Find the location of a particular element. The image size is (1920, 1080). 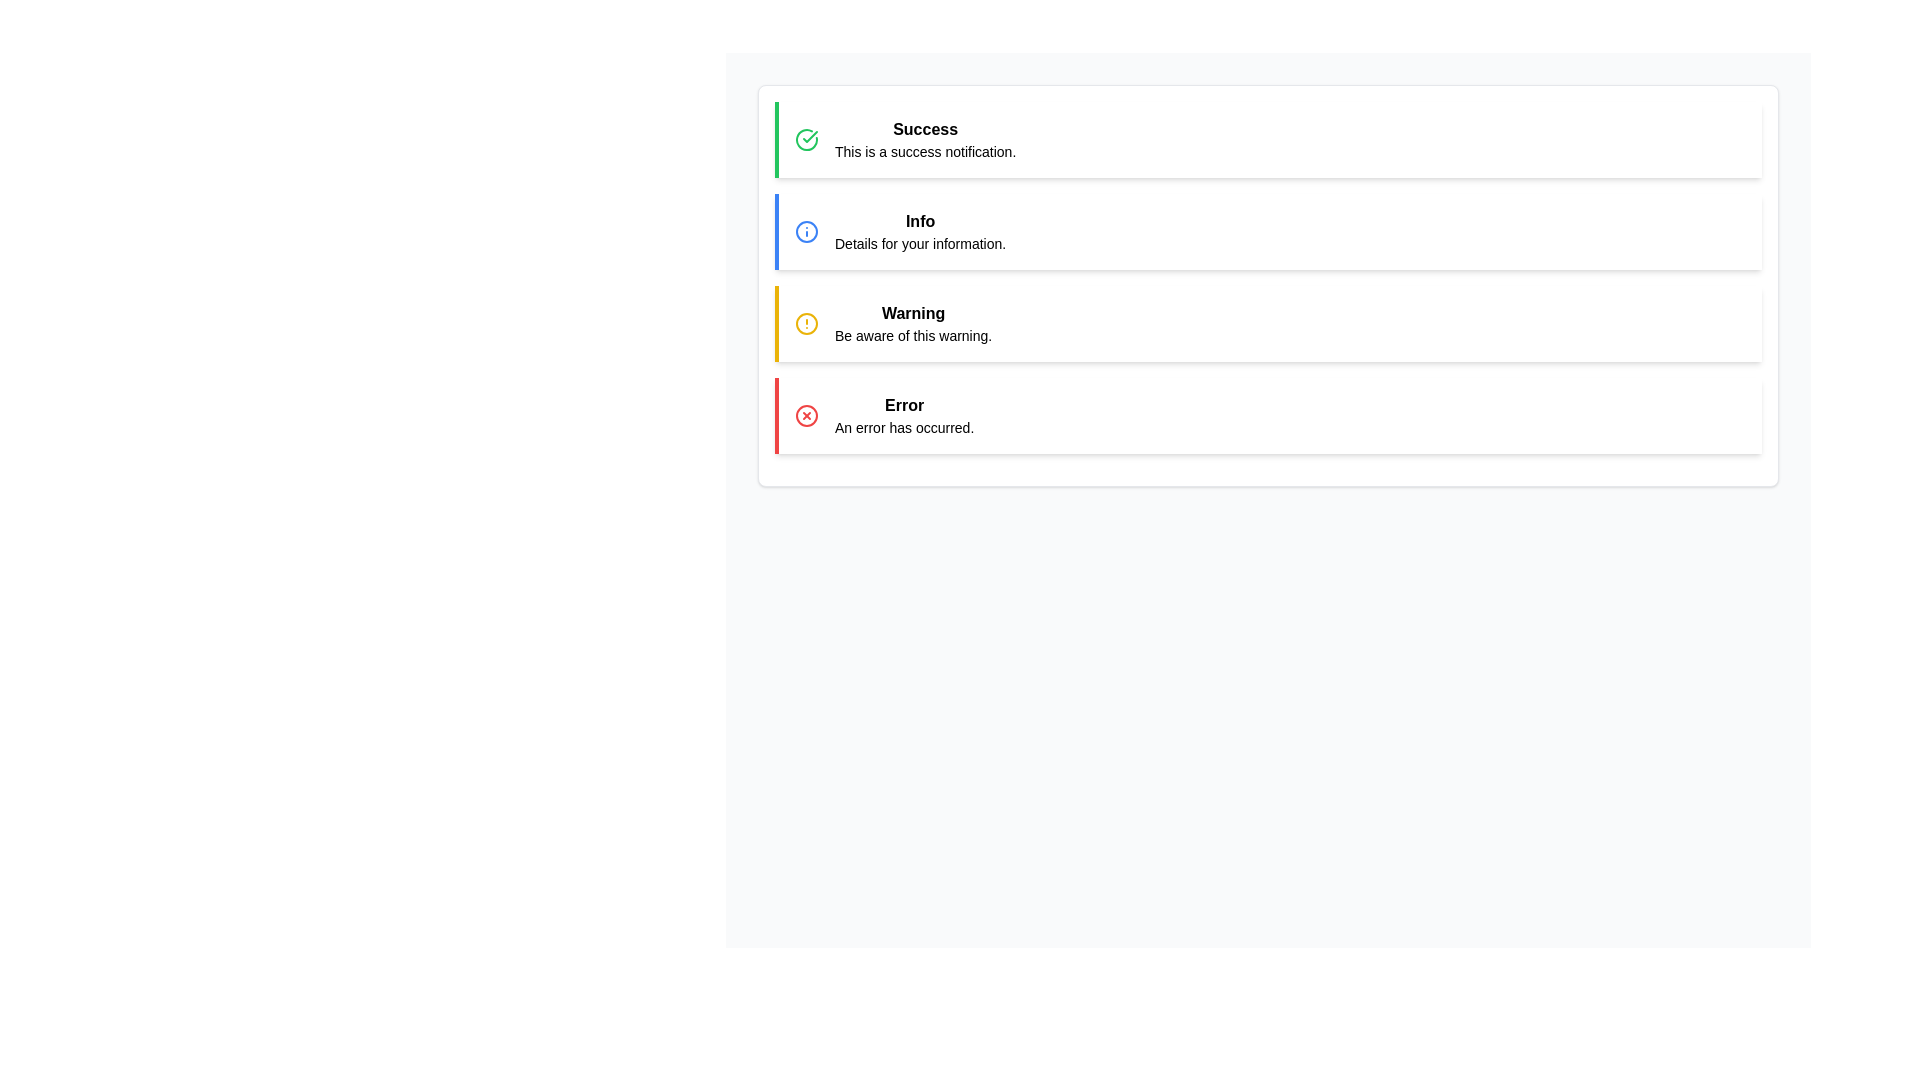

the error notification text display, which contains the bold 'Error' text and the smaller 'An error has occurred.' message, styled within a card-like structure with a red color accent on the left border is located at coordinates (903, 415).